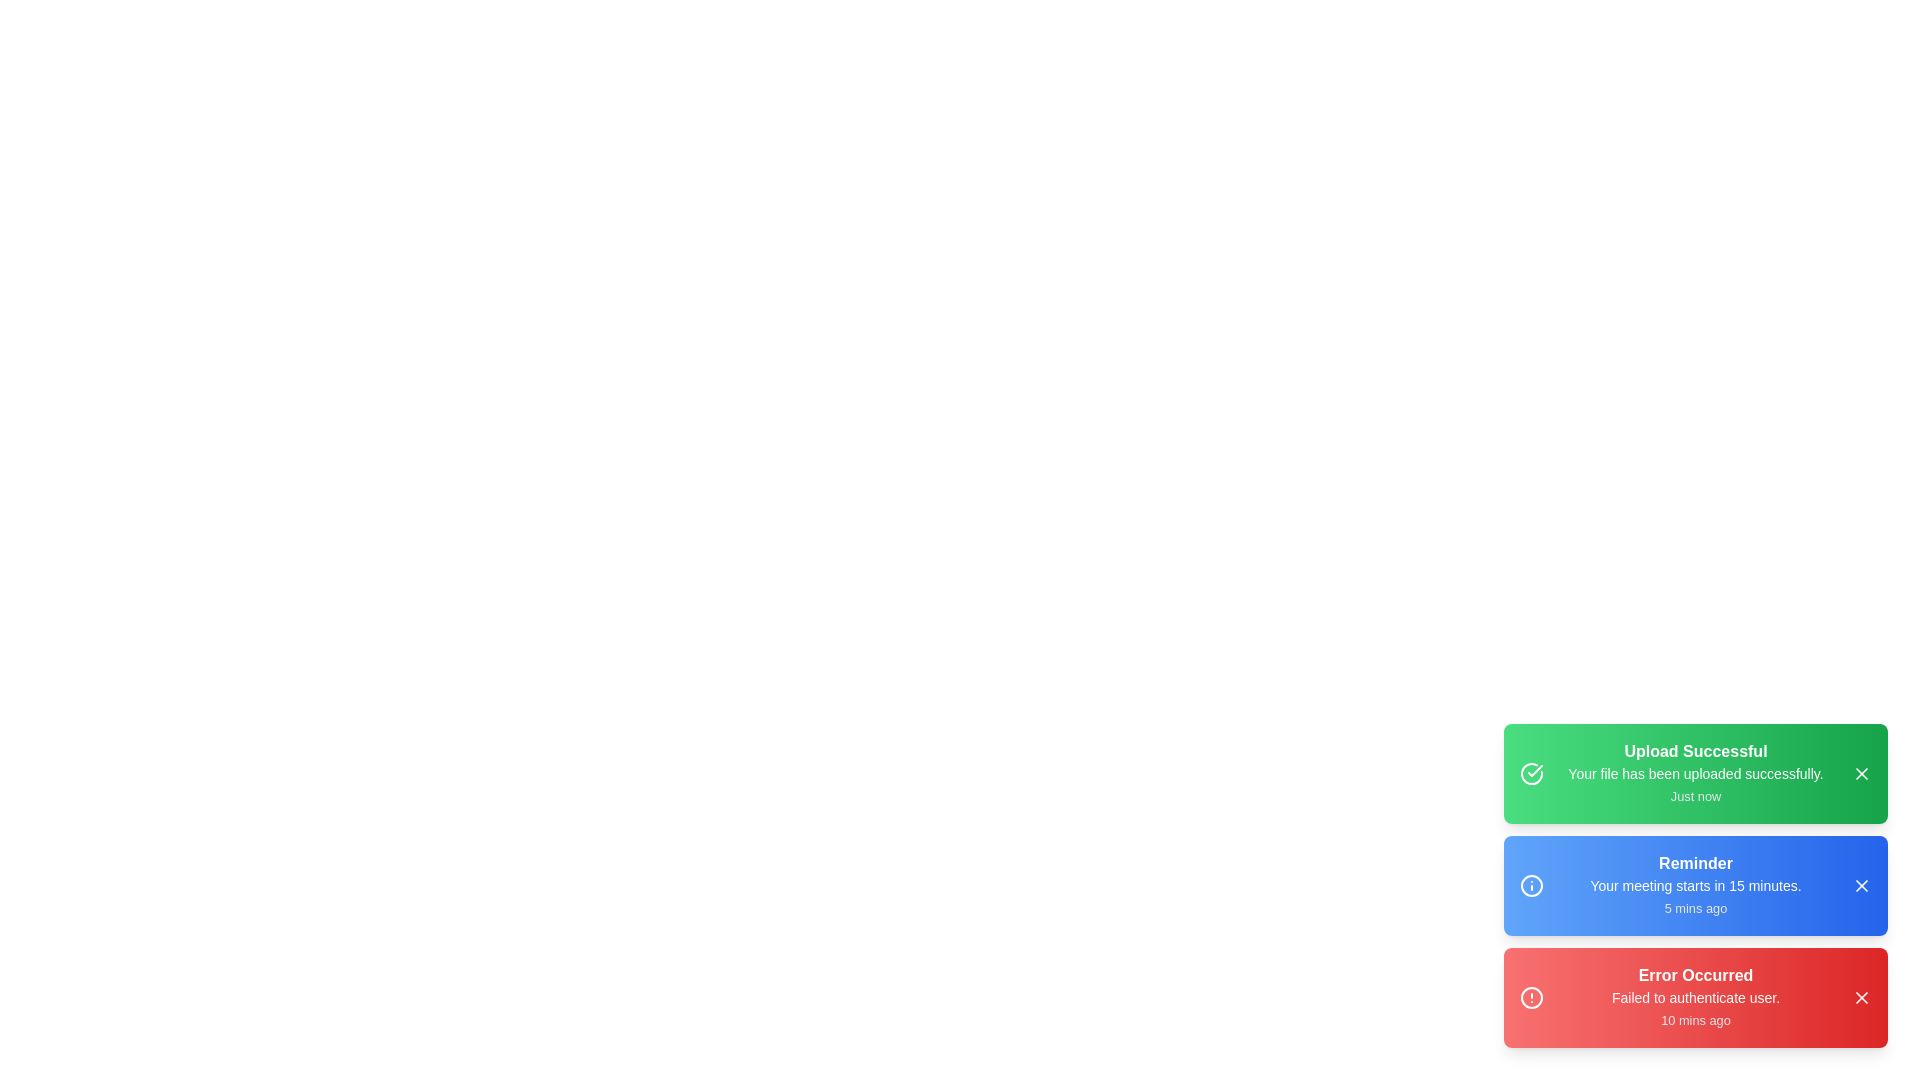  Describe the element at coordinates (1694, 998) in the screenshot. I see `the details of the notification with title Error Occurred` at that location.